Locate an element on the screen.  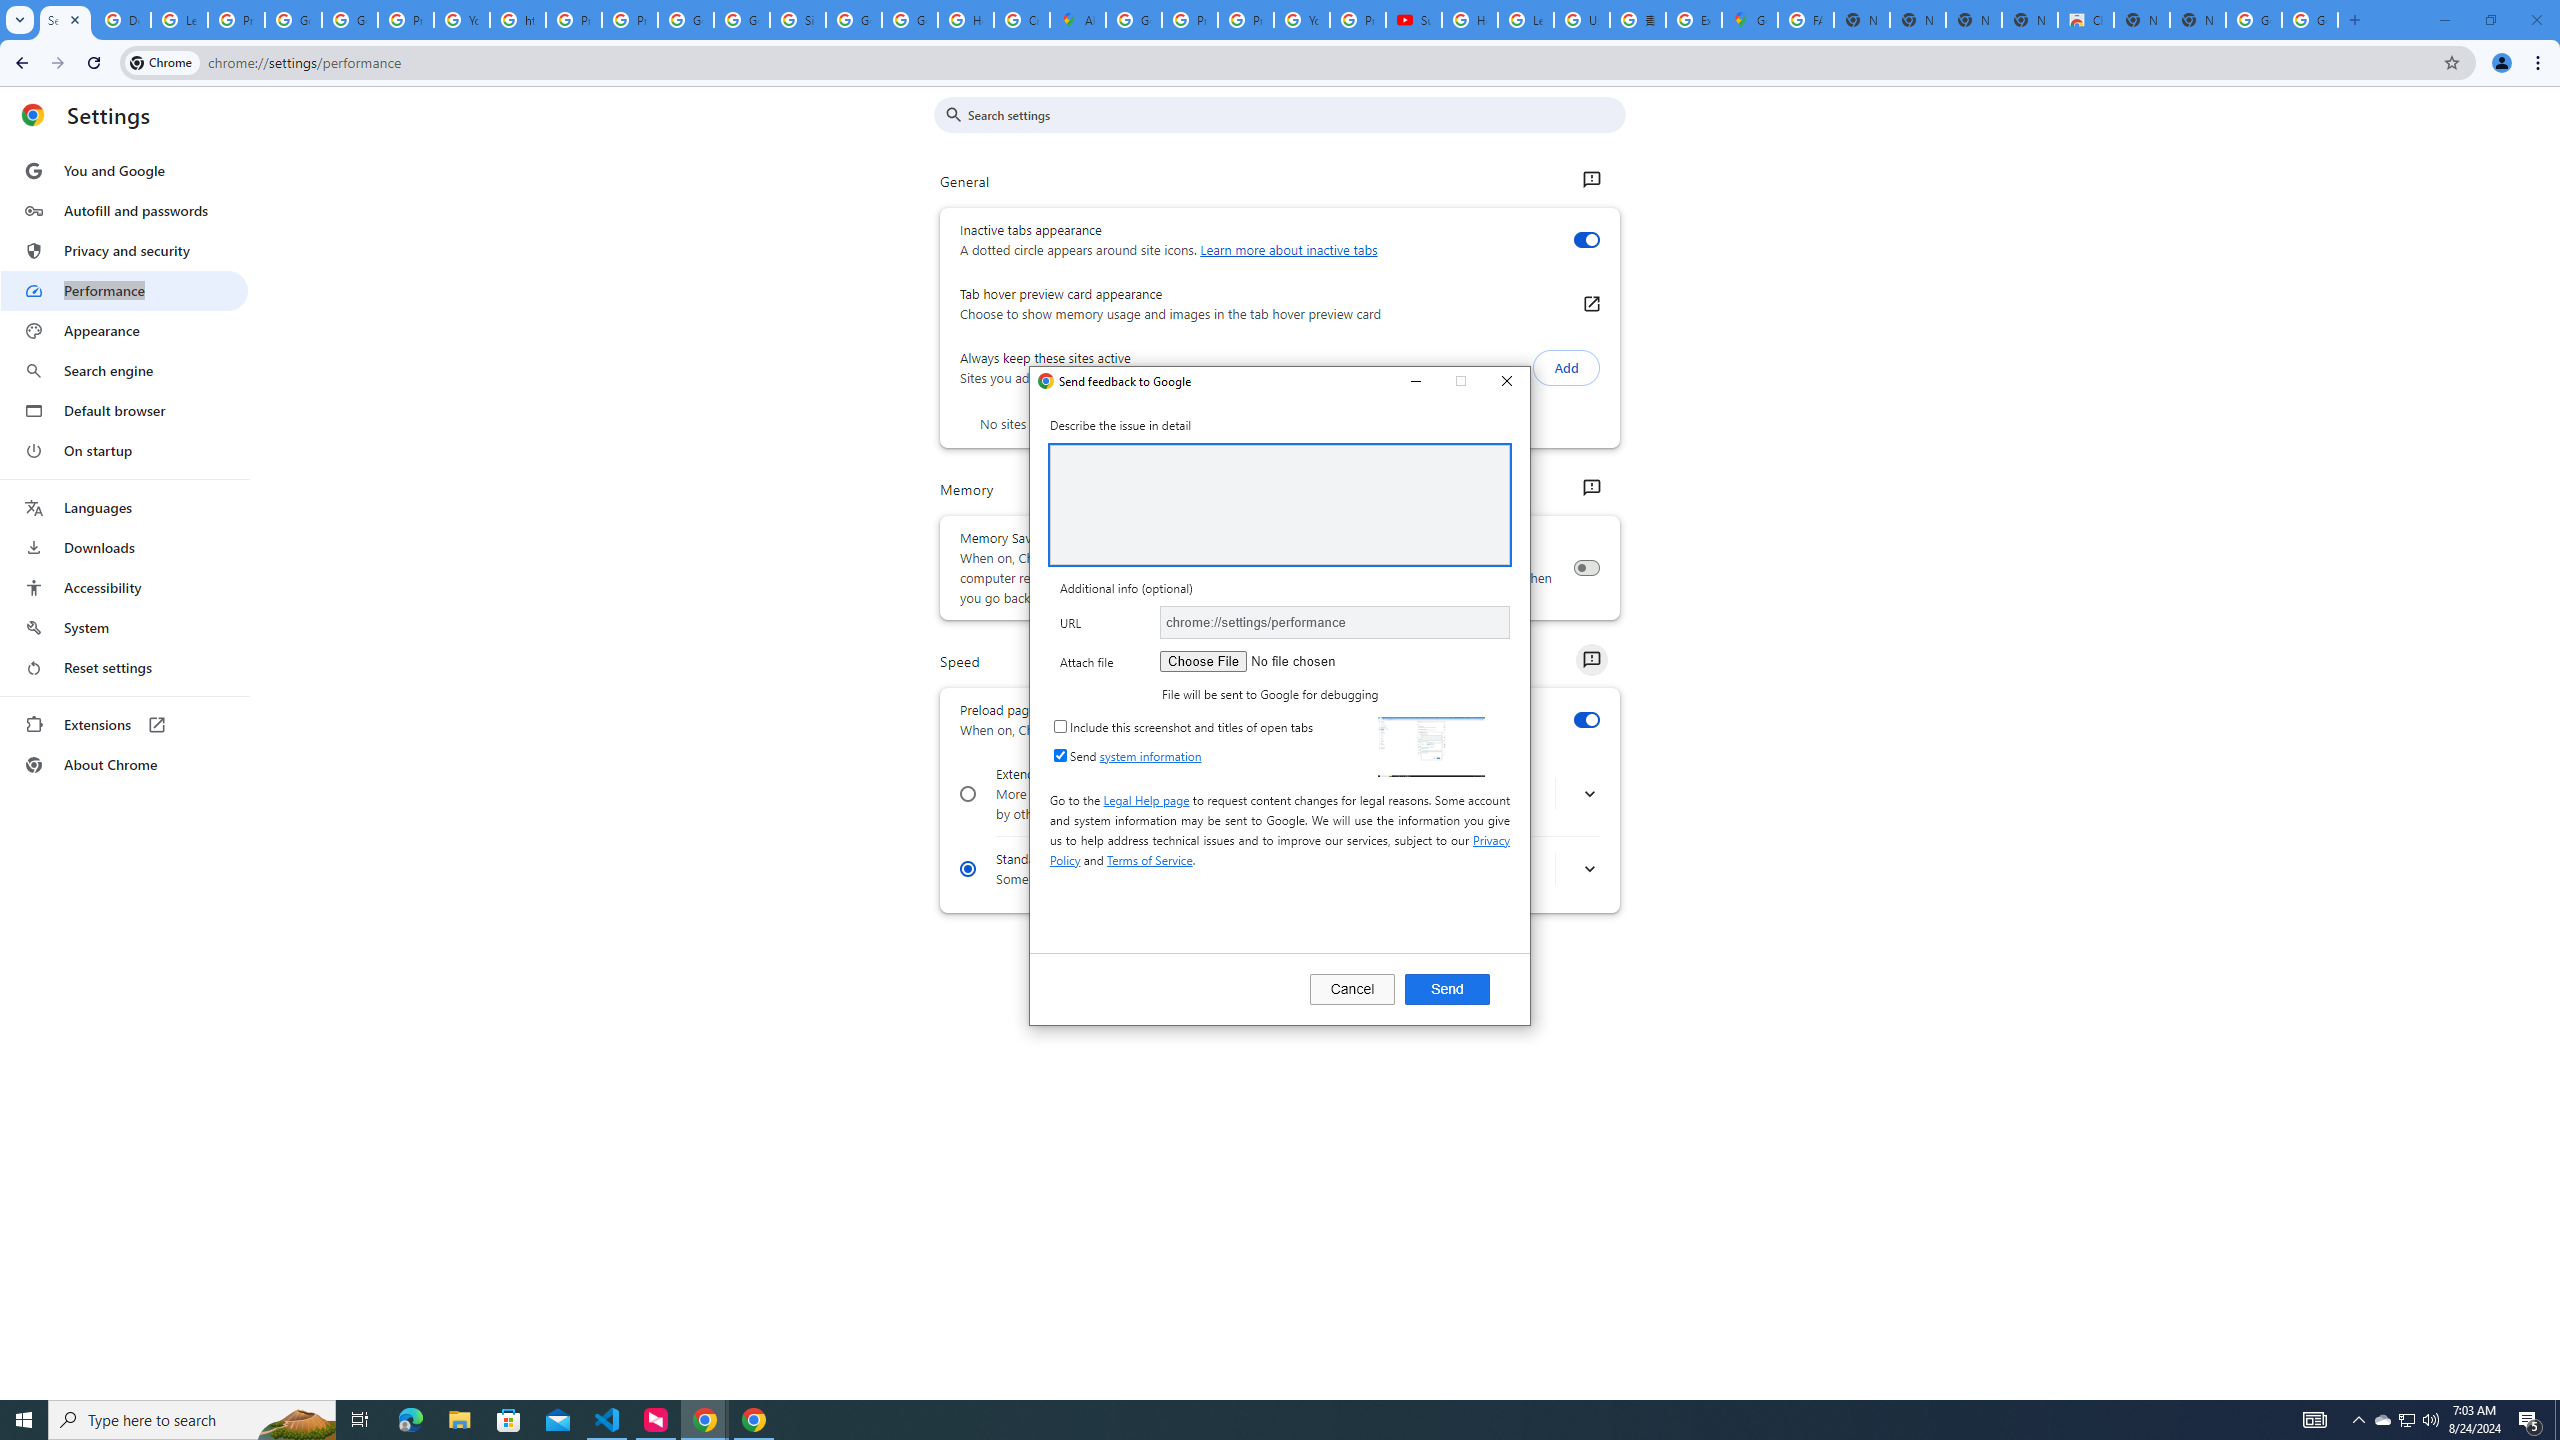
'Appearance' is located at coordinates (123, 330).